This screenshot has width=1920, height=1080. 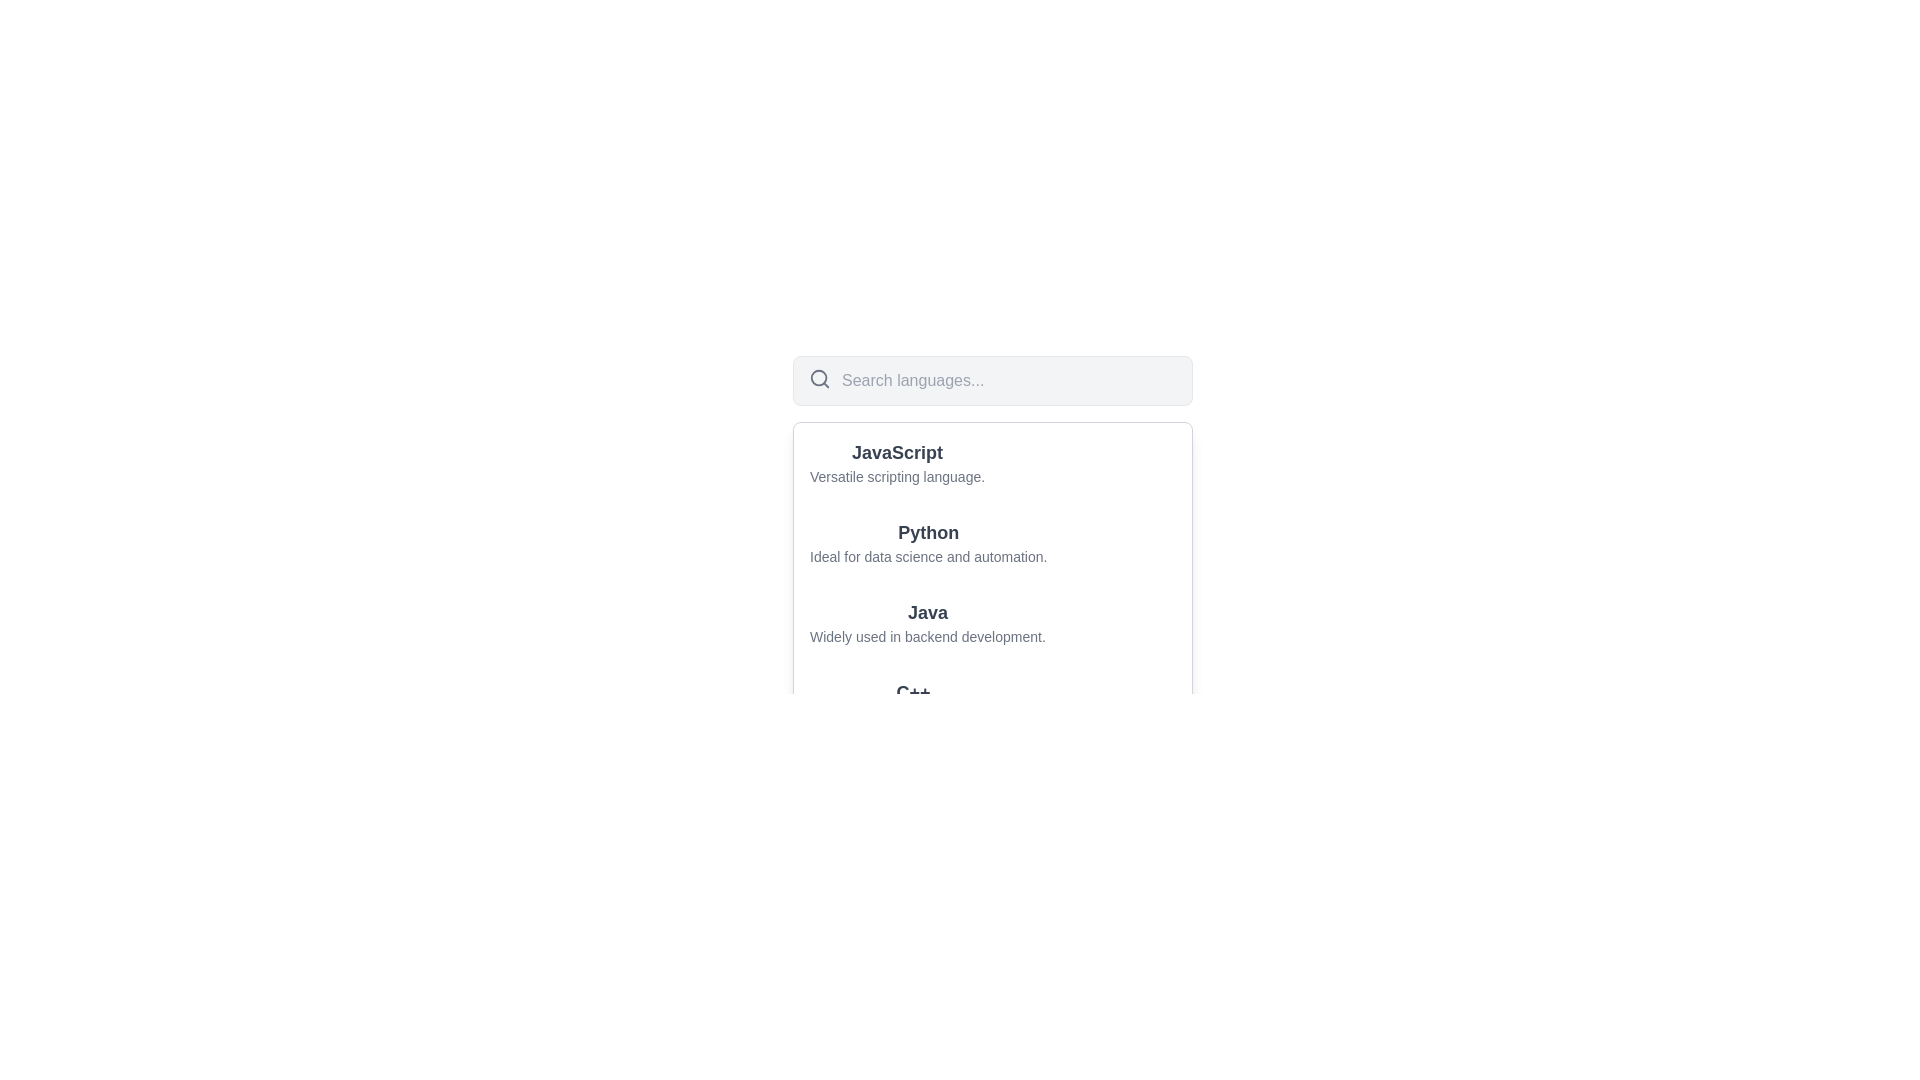 I want to click on the static text providing a description of 'JavaScript' located directly underneath the title 'JavaScript', so click(x=896, y=477).